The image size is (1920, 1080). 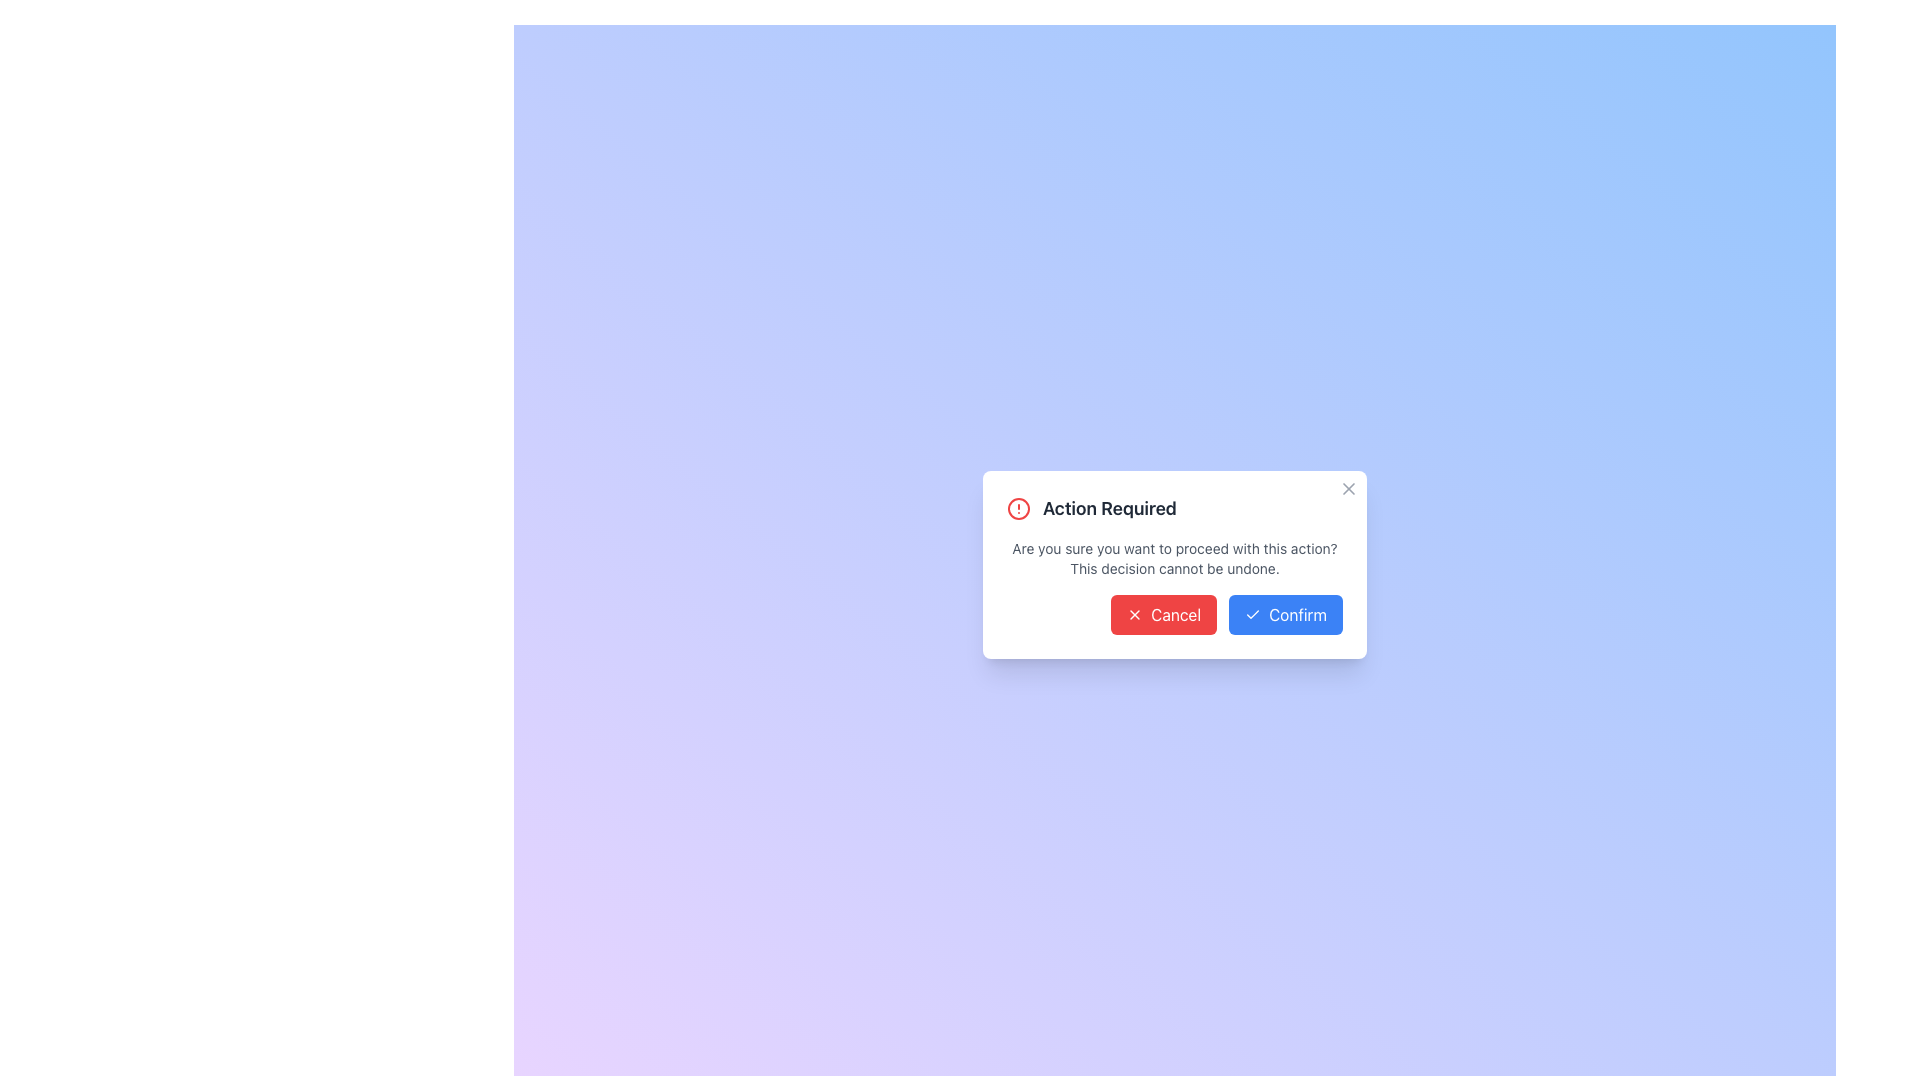 What do you see at coordinates (1164, 613) in the screenshot?
I see `the cancel button located at the bottom right of the dialog box, which is to the left of the blue 'Confirm' button` at bounding box center [1164, 613].